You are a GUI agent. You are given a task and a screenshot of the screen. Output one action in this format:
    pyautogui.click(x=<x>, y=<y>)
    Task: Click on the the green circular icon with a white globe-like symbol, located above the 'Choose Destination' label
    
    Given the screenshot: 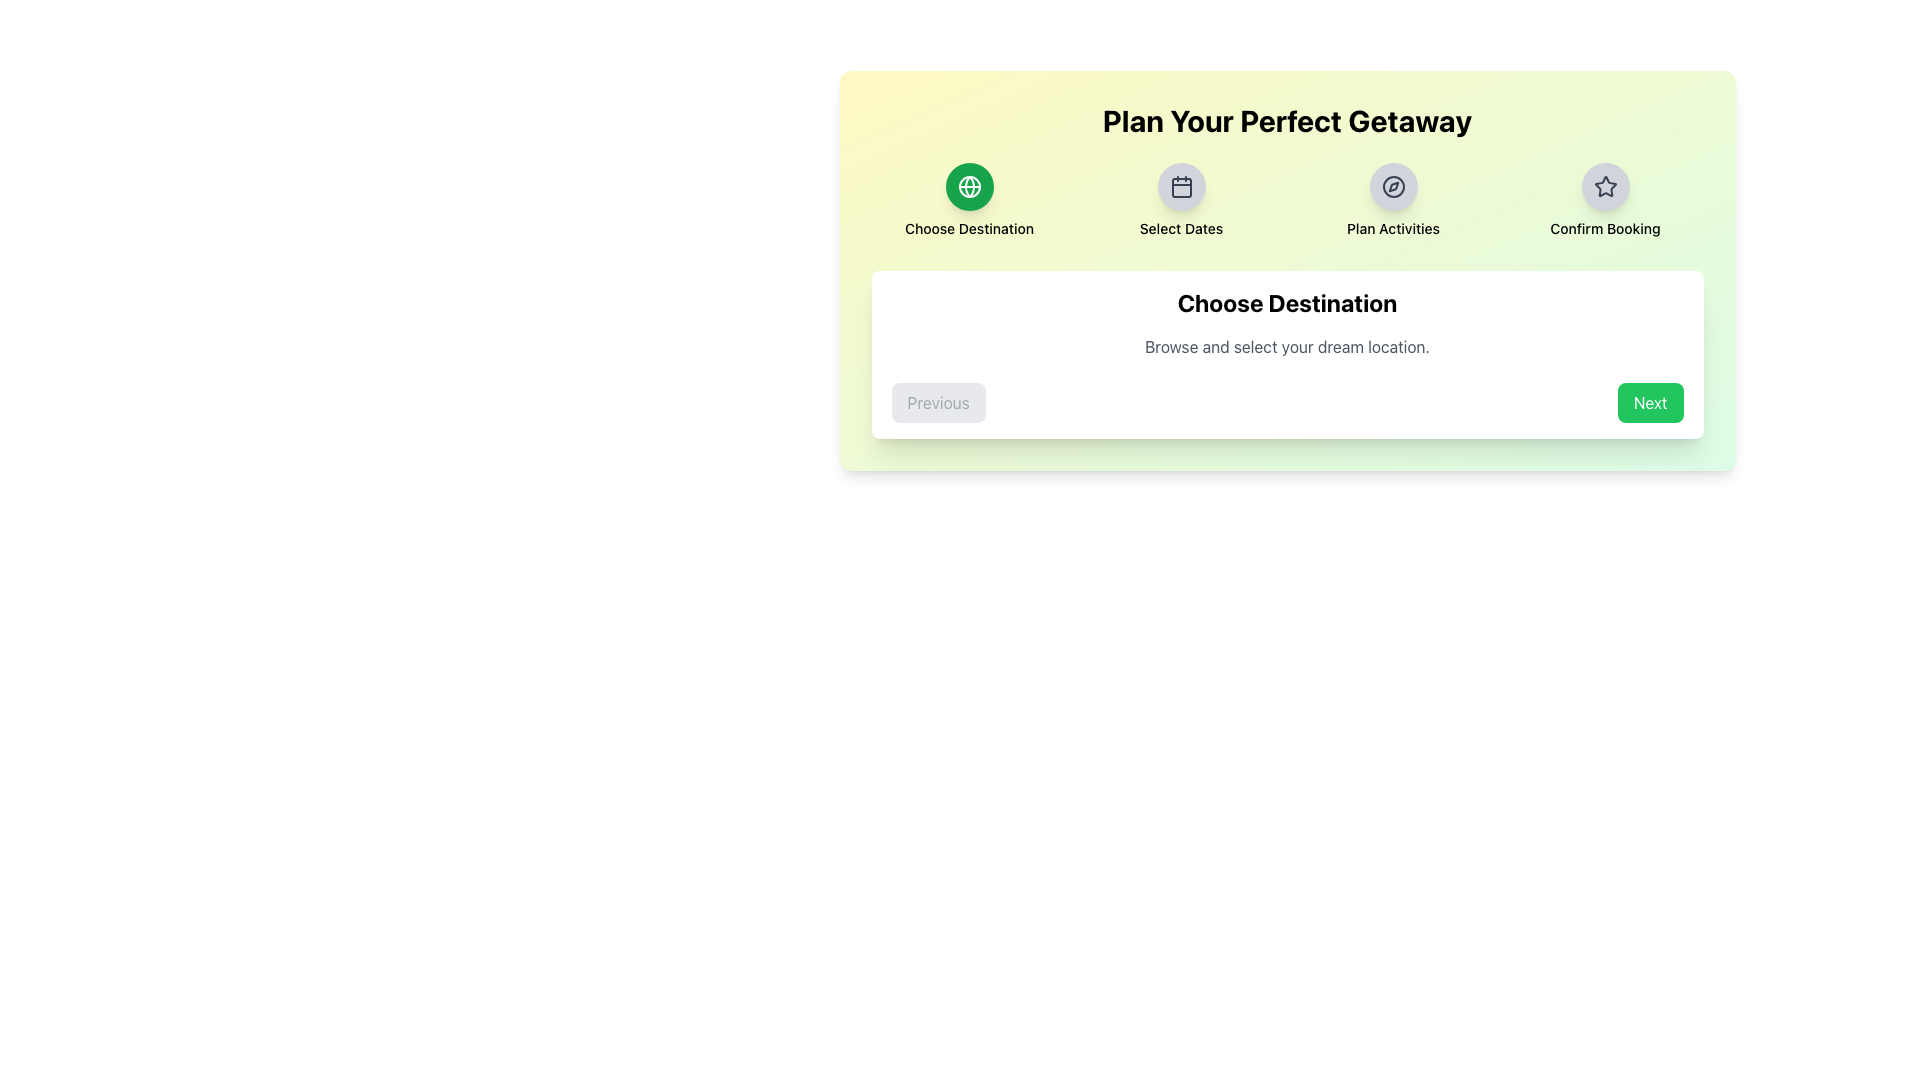 What is the action you would take?
    pyautogui.click(x=969, y=186)
    